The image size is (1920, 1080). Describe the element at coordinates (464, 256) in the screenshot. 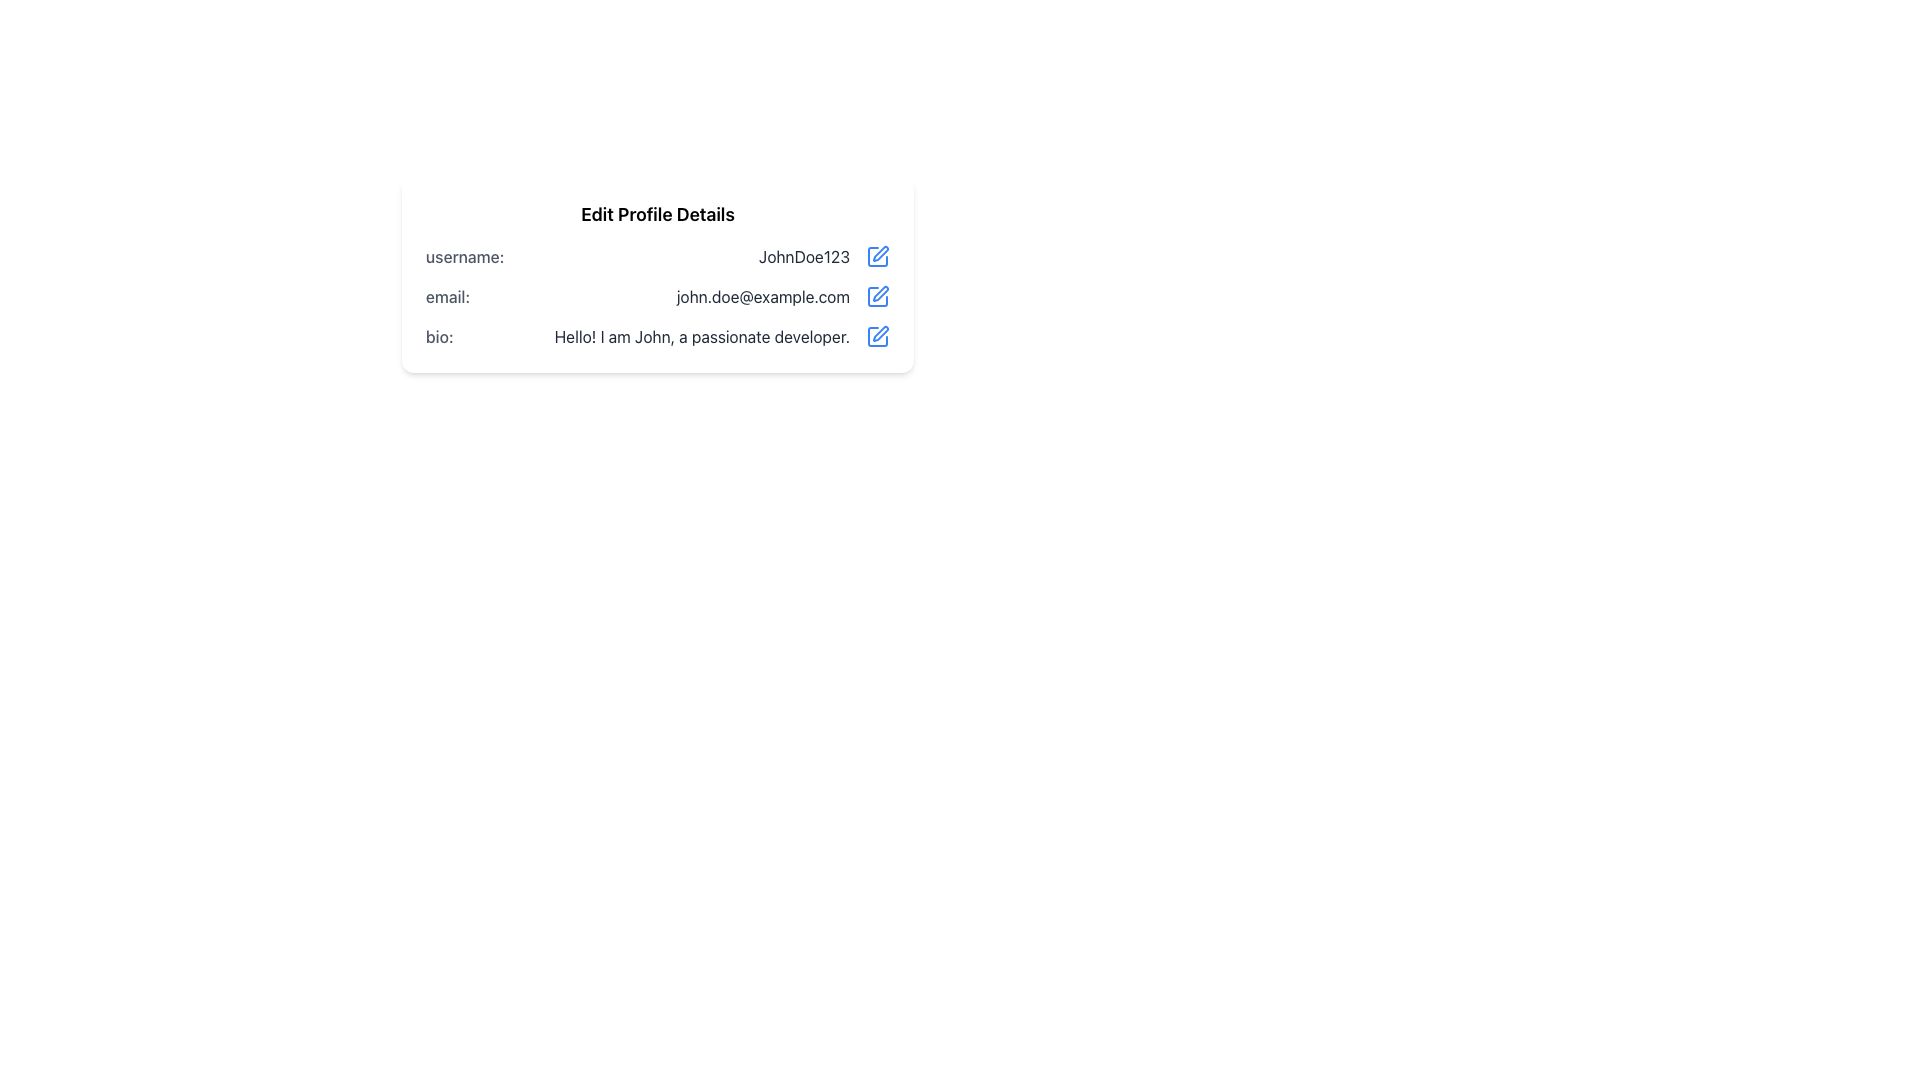

I see `the Text Label that identifies the username 'JohnDoe123' located at the top-left of the 'Edit Profile Details' section` at that location.